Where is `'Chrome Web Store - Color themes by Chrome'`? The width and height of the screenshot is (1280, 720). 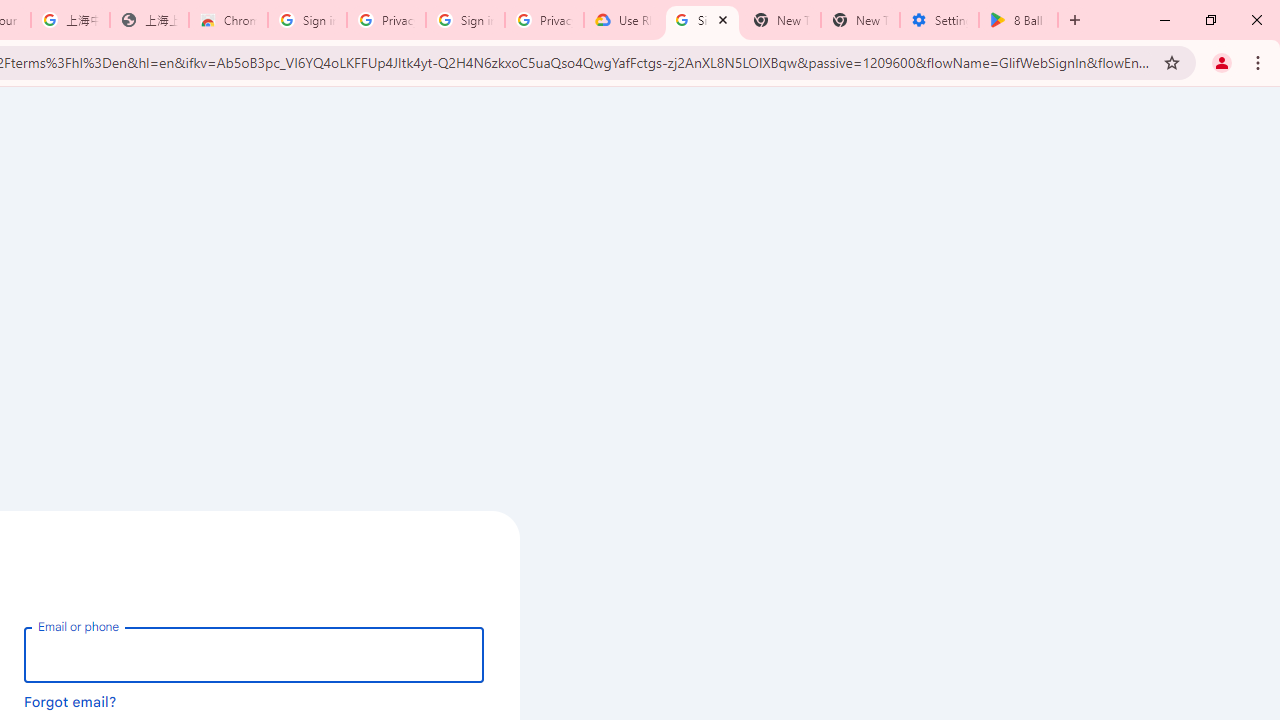 'Chrome Web Store - Color themes by Chrome' is located at coordinates (228, 20).